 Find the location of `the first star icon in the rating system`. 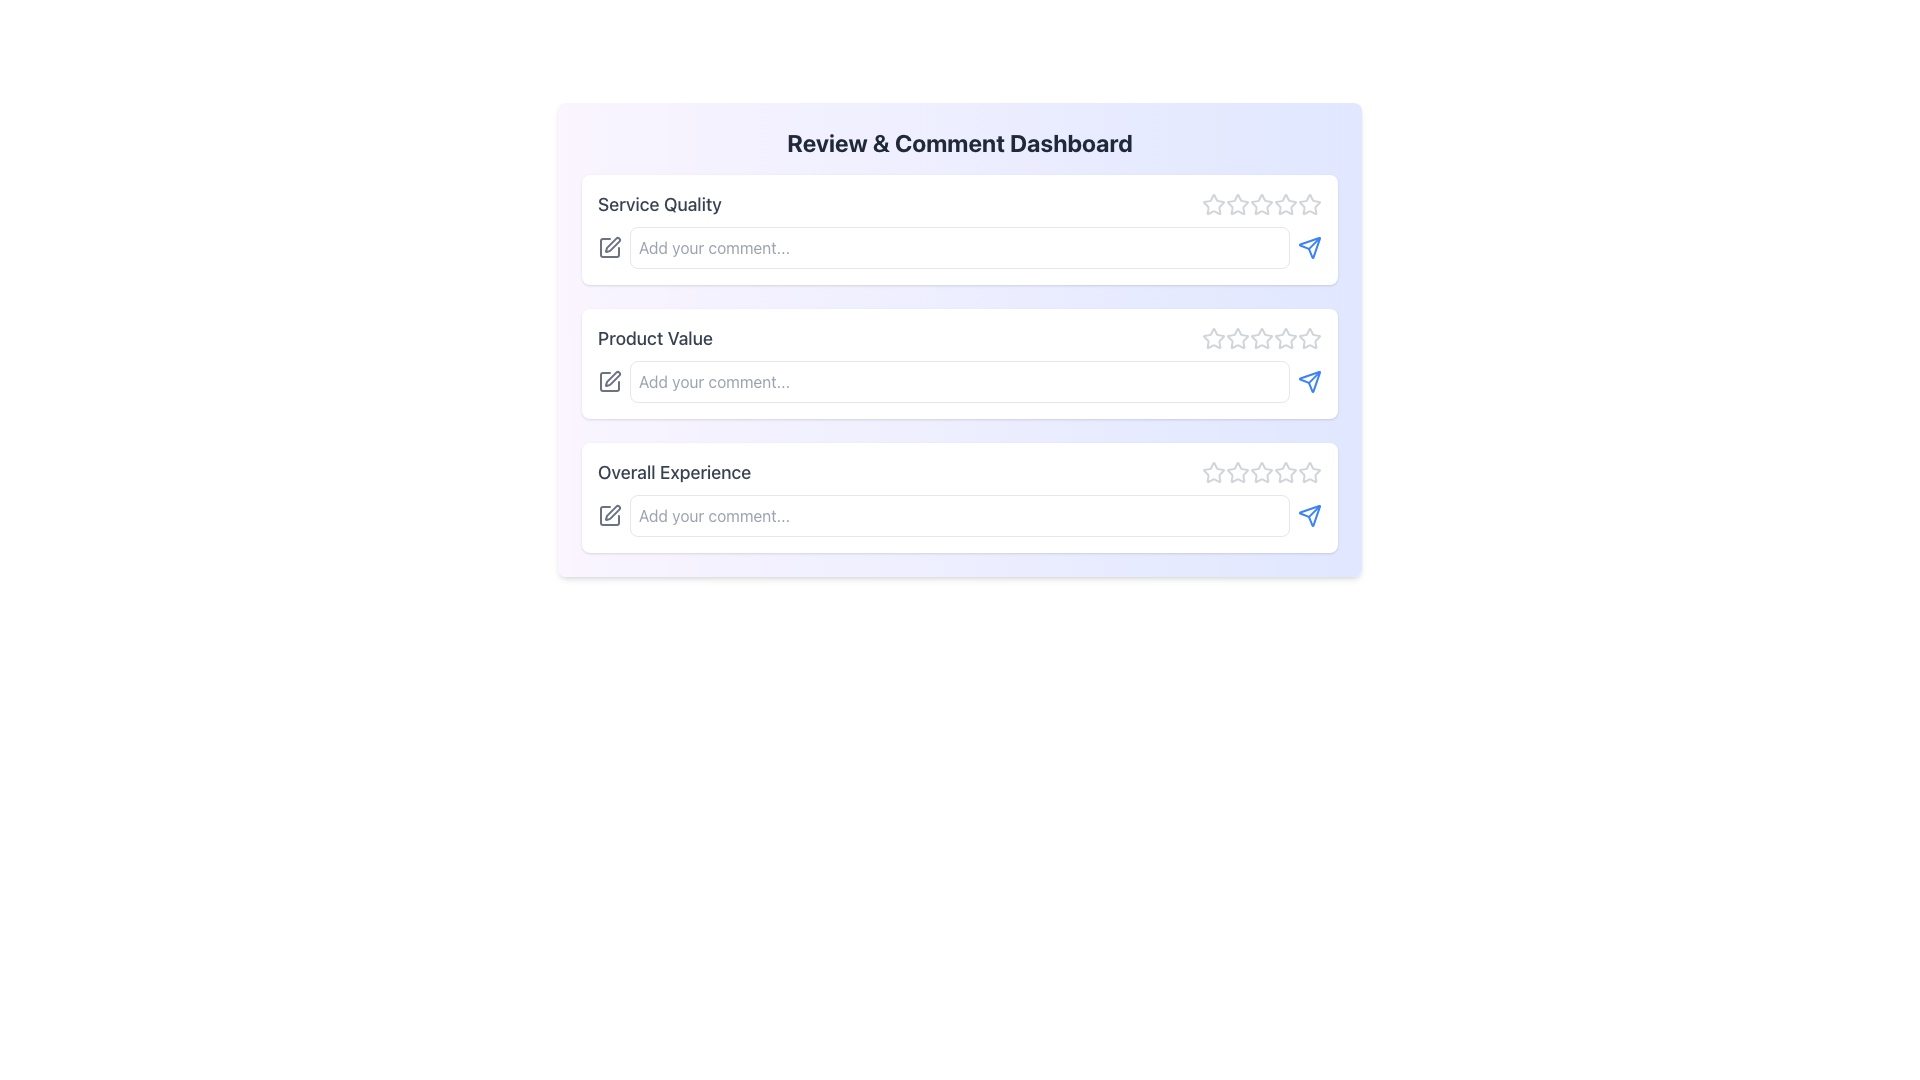

the first star icon in the rating system is located at coordinates (1213, 204).